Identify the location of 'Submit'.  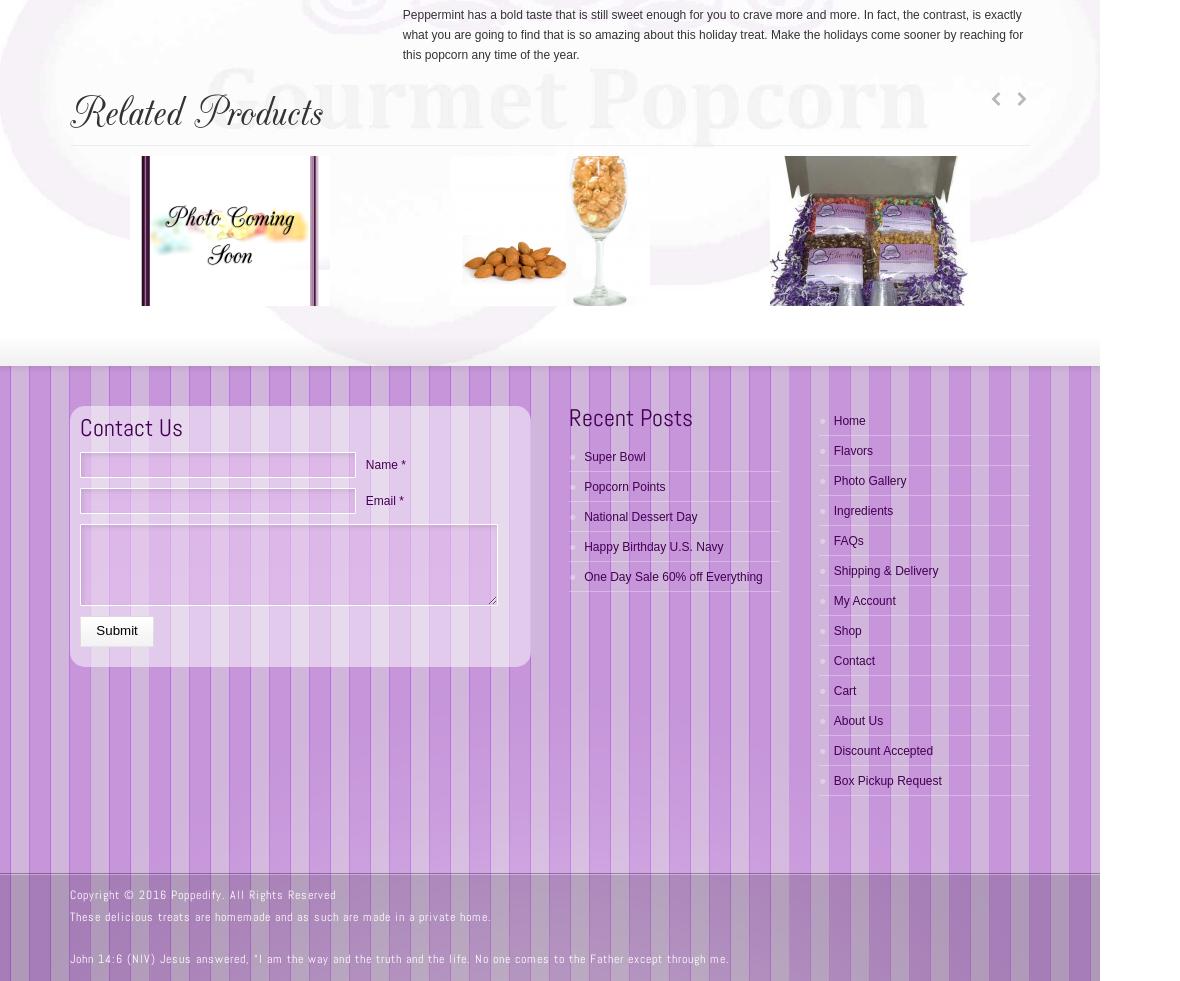
(95, 630).